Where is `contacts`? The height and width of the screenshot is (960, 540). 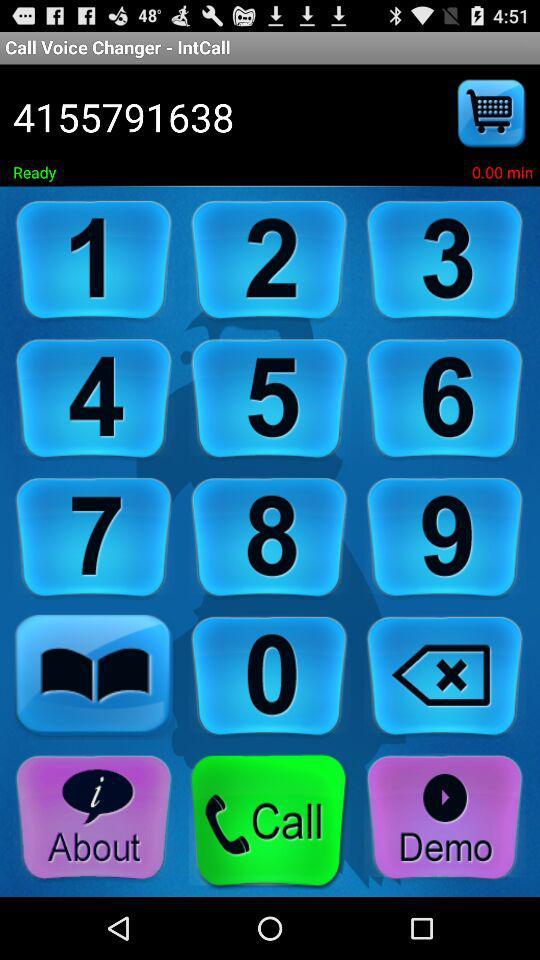 contacts is located at coordinates (93, 677).